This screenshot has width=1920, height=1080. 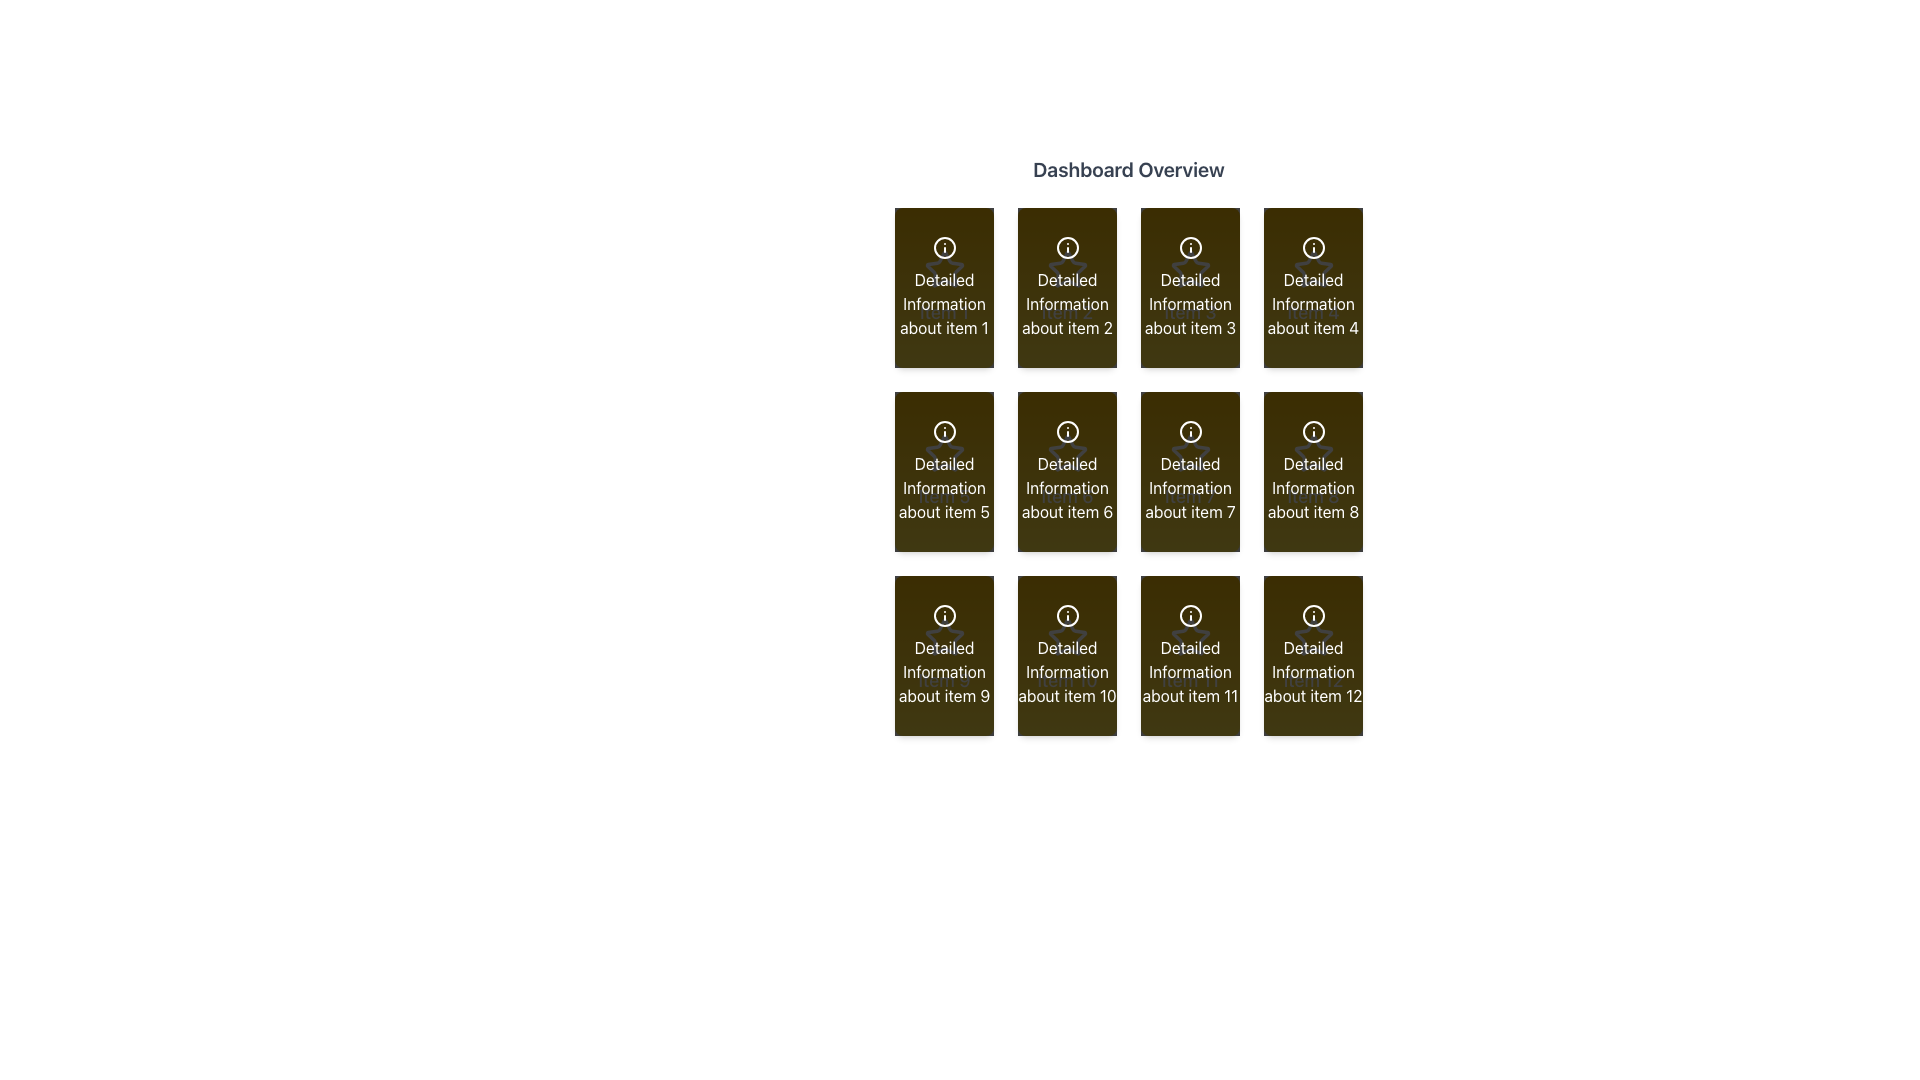 What do you see at coordinates (943, 671) in the screenshot?
I see `the label displaying 'Detailed Information about item 9' in white text on a dark background, located in the bottom-left tile of the grid layout` at bounding box center [943, 671].